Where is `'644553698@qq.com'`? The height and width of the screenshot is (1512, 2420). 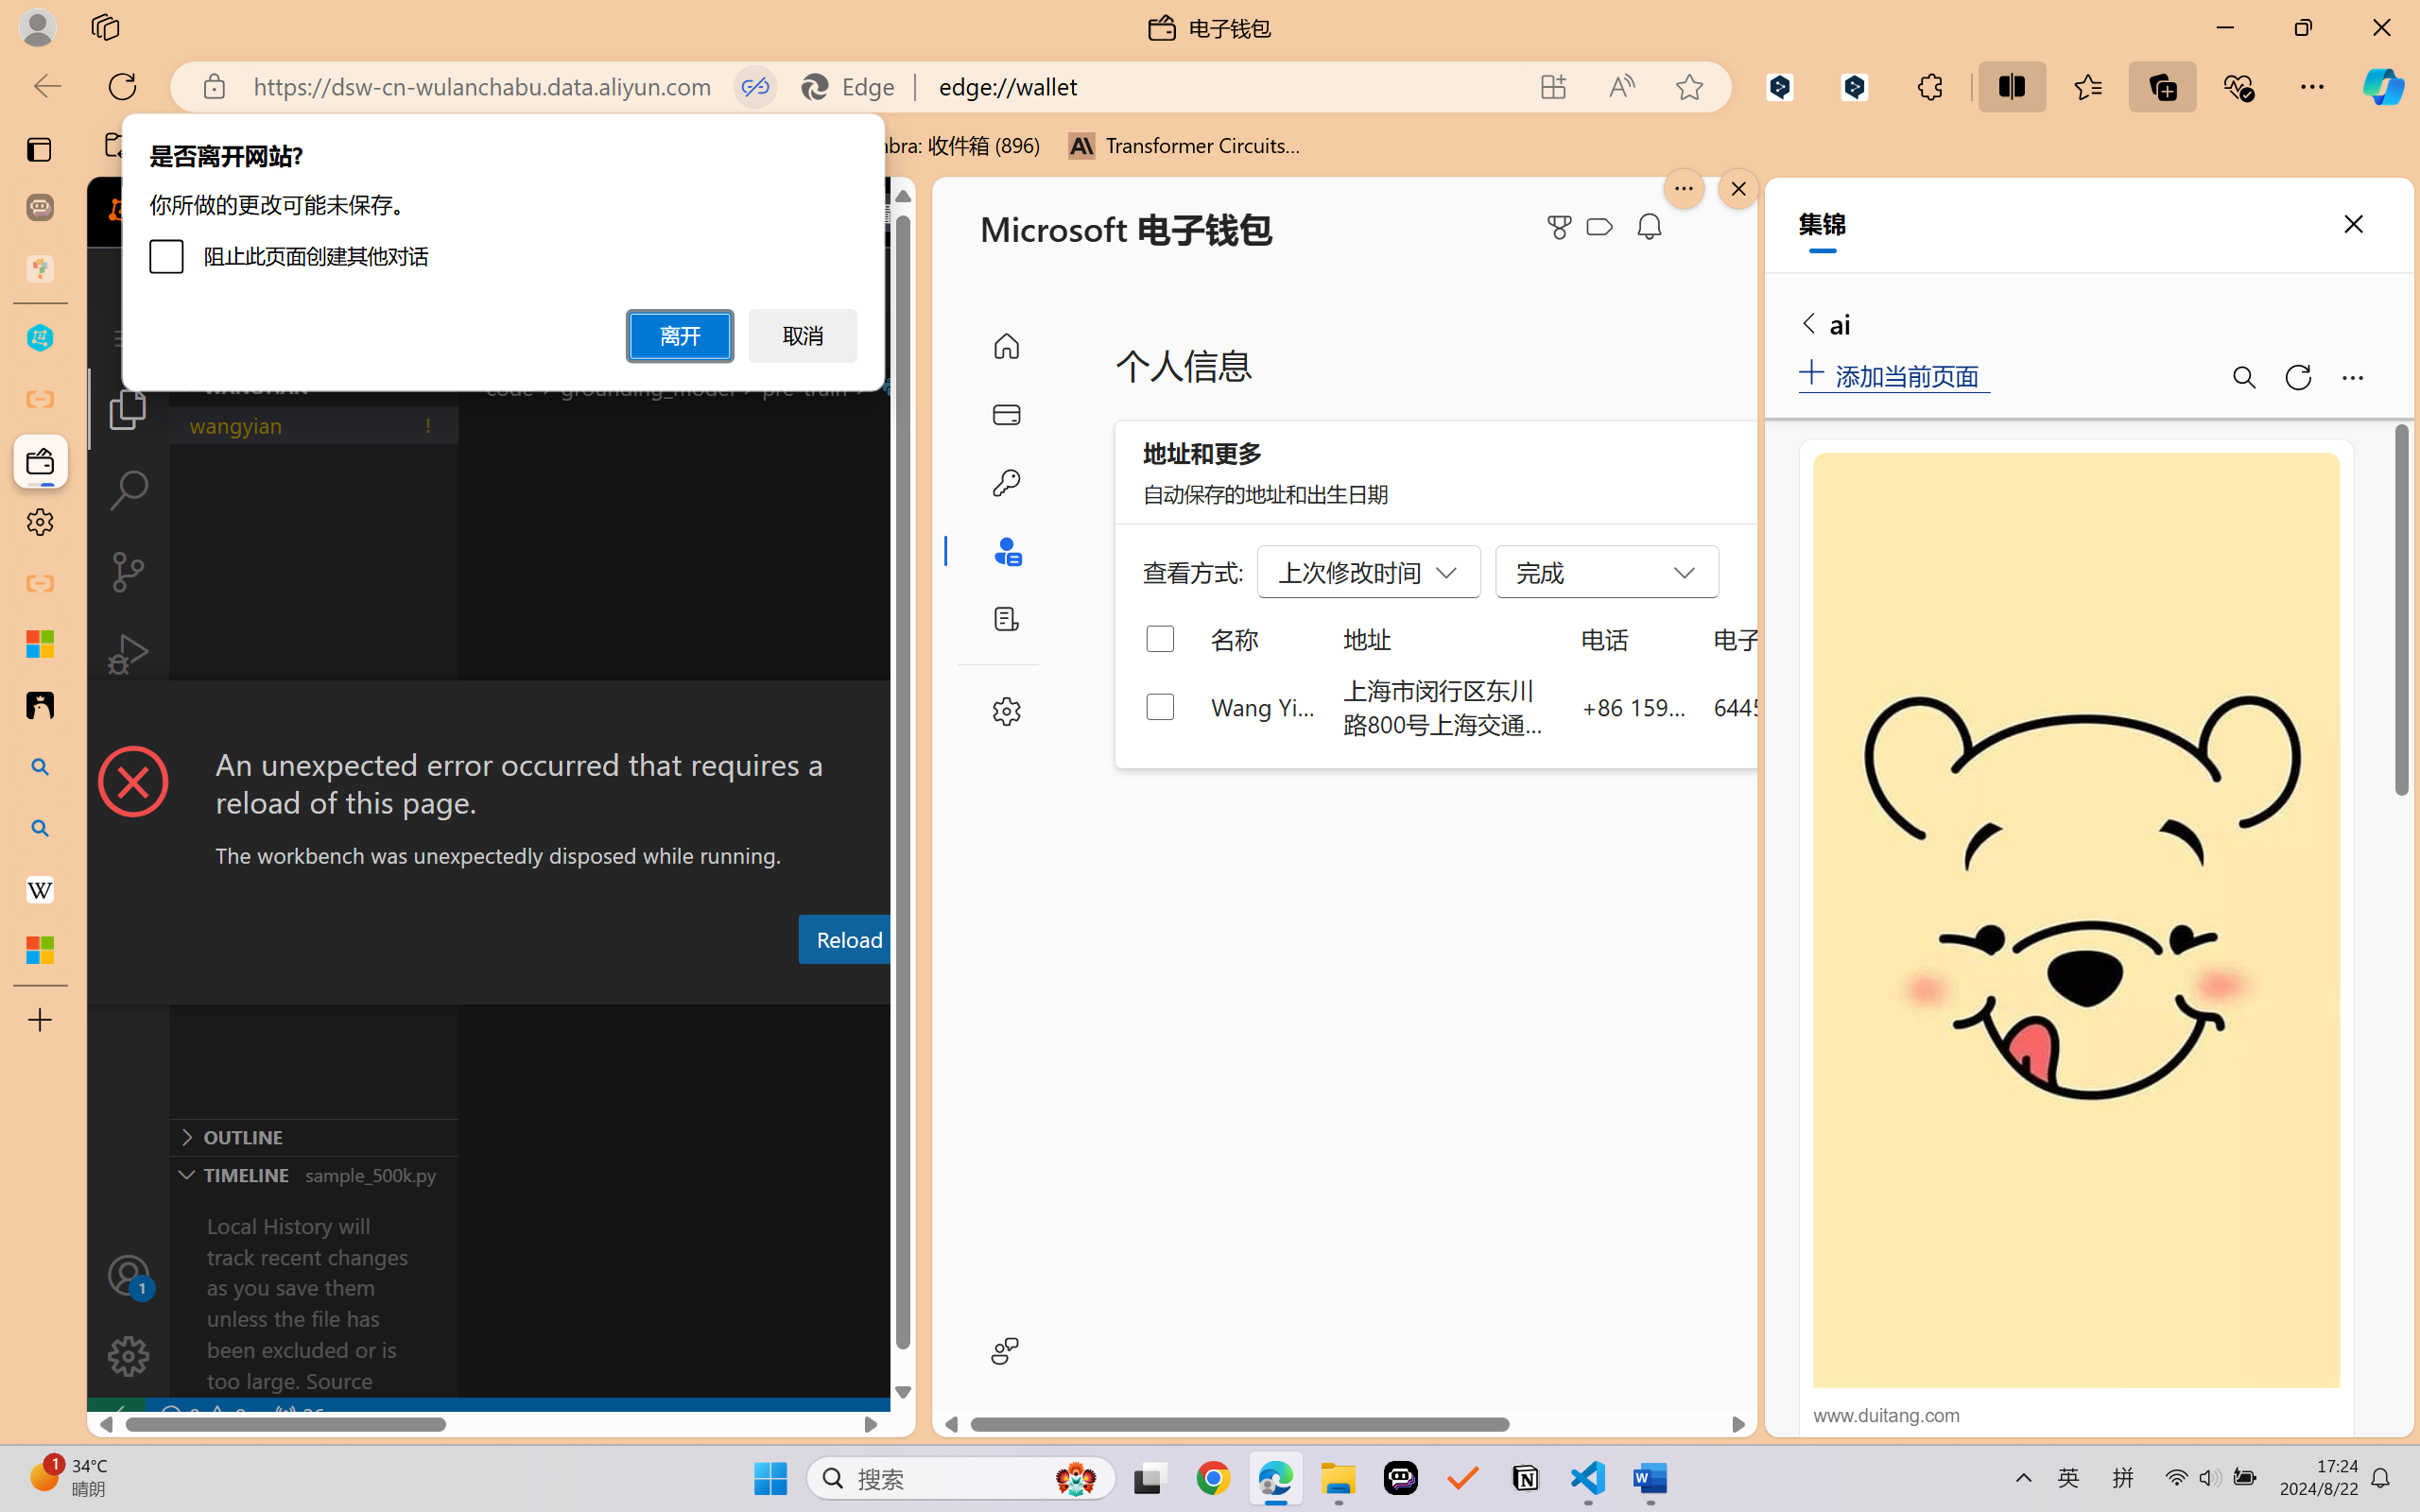
'644553698@qq.com' is located at coordinates (1818, 705).